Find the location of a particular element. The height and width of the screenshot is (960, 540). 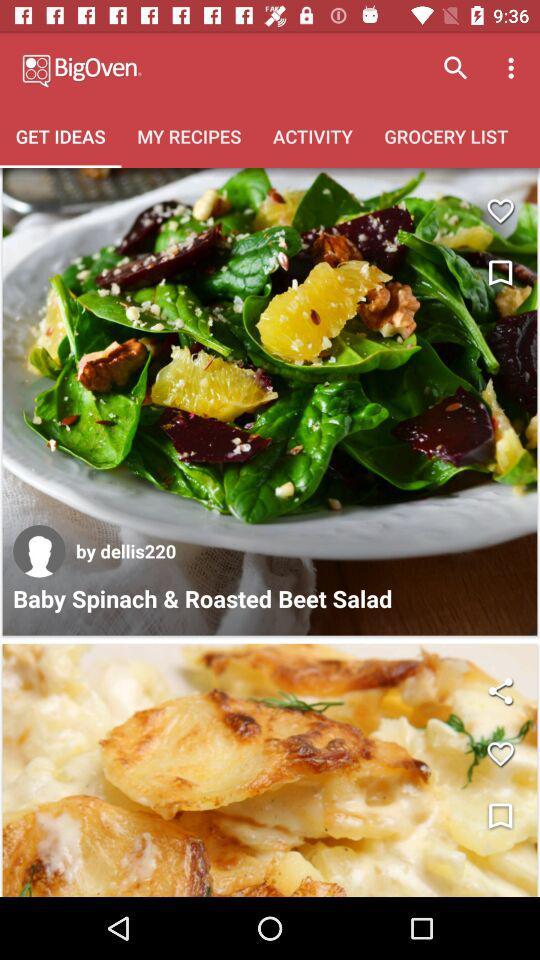

the by dellis220 item is located at coordinates (126, 551).